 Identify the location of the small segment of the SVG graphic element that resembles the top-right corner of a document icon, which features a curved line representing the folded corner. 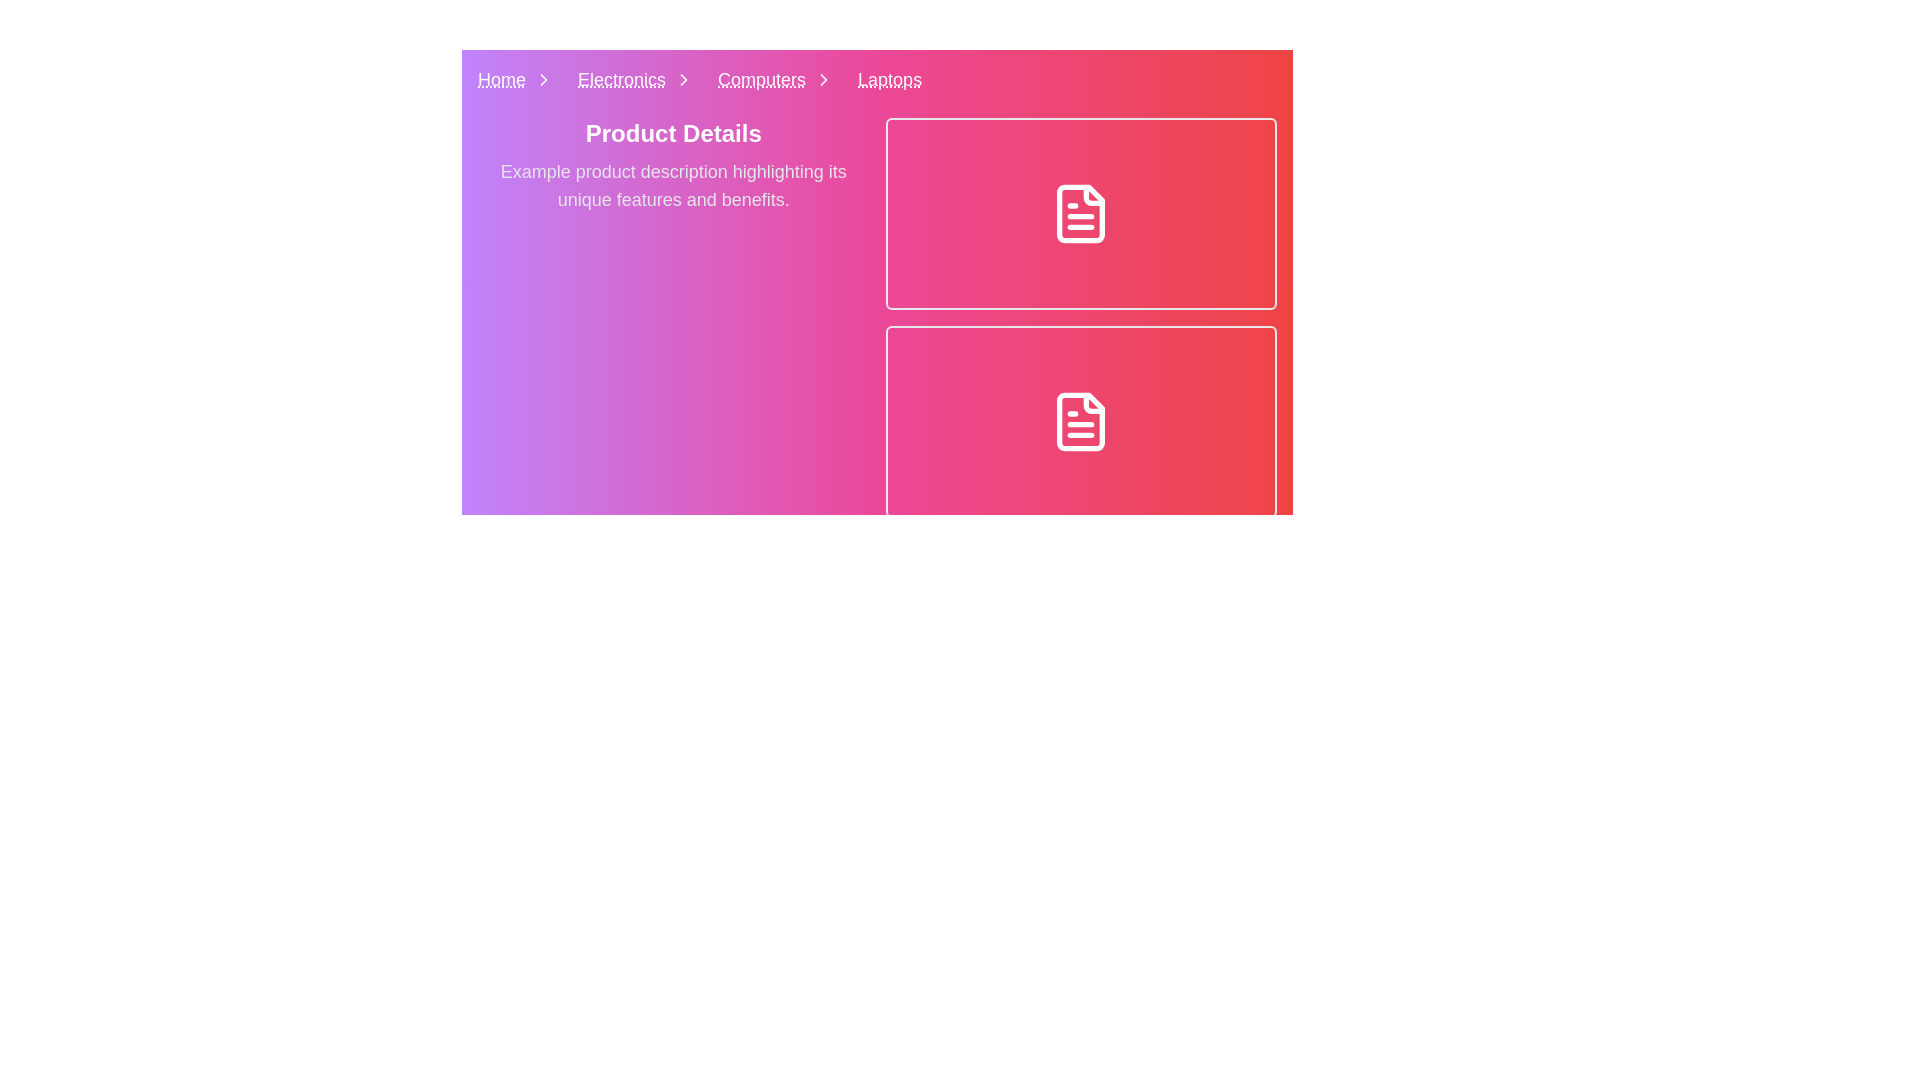
(1093, 403).